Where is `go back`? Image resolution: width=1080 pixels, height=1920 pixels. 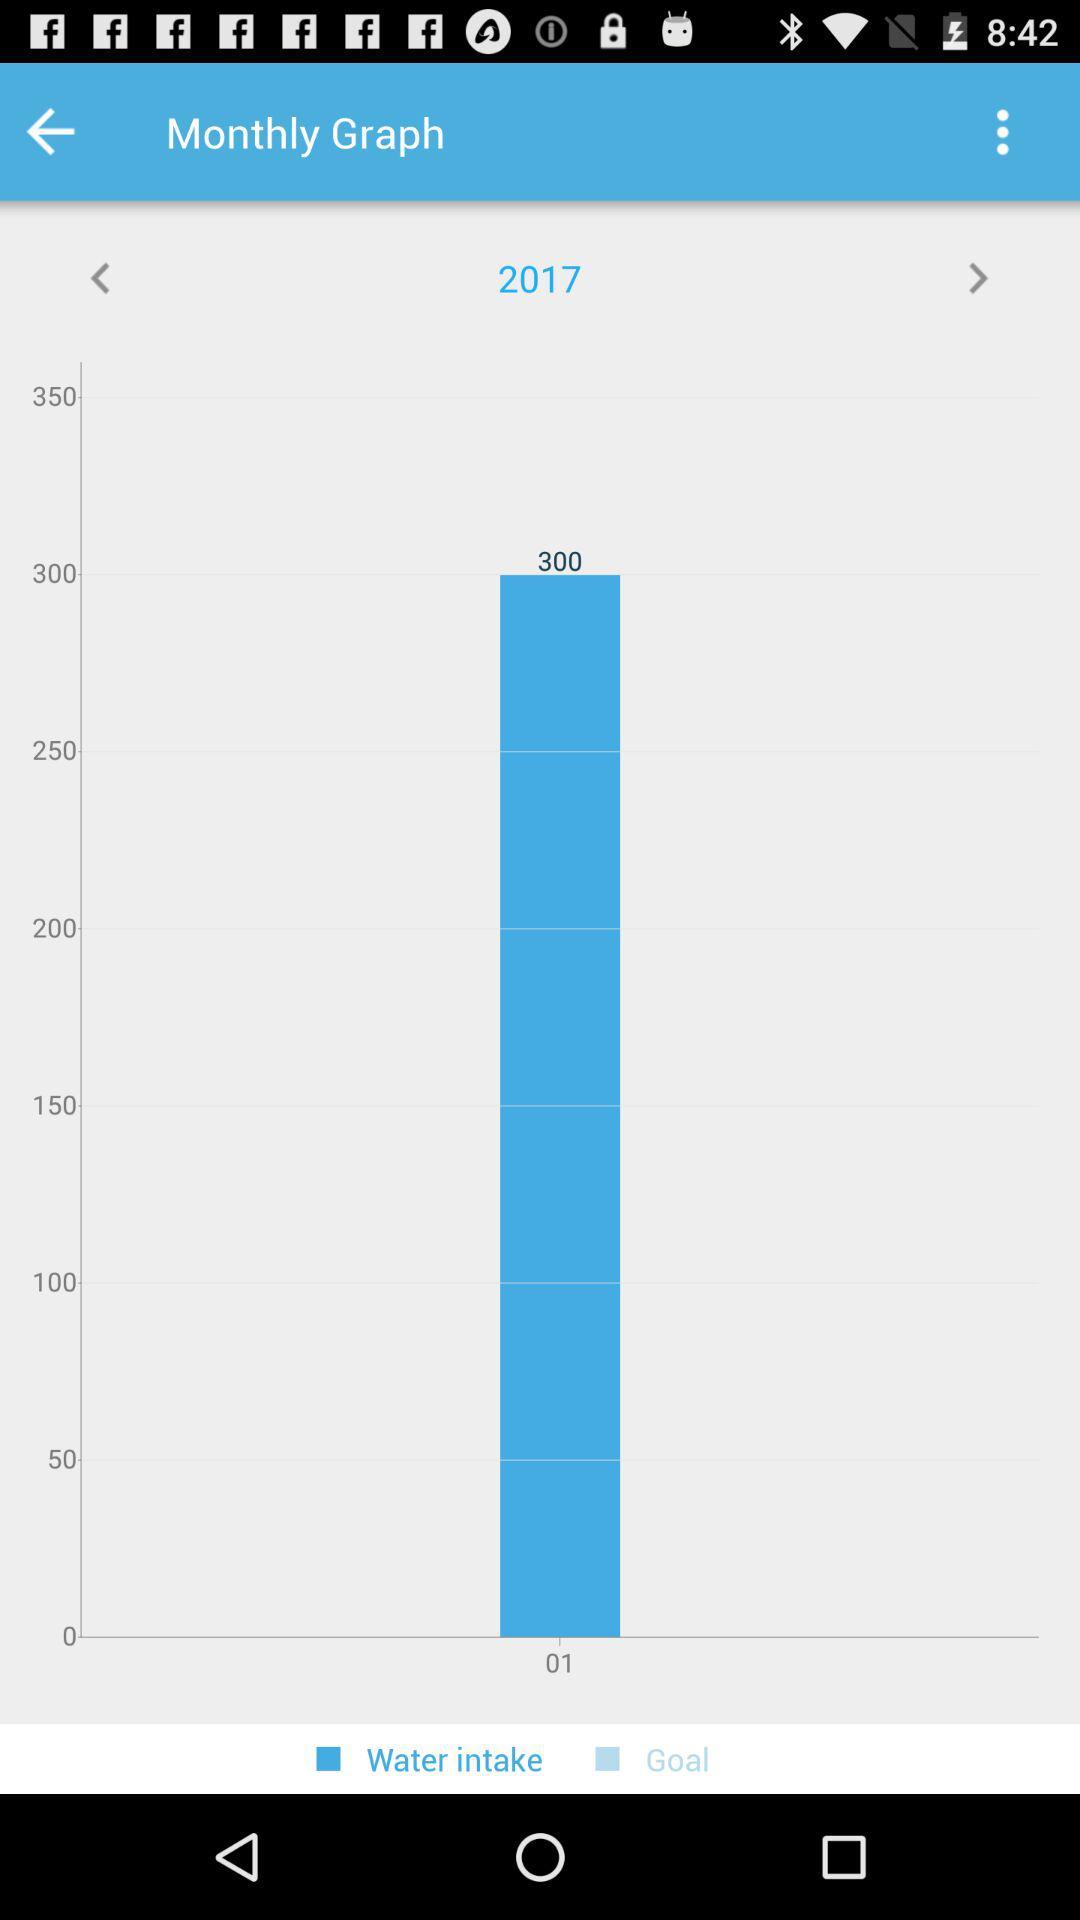
go back is located at coordinates (76, 131).